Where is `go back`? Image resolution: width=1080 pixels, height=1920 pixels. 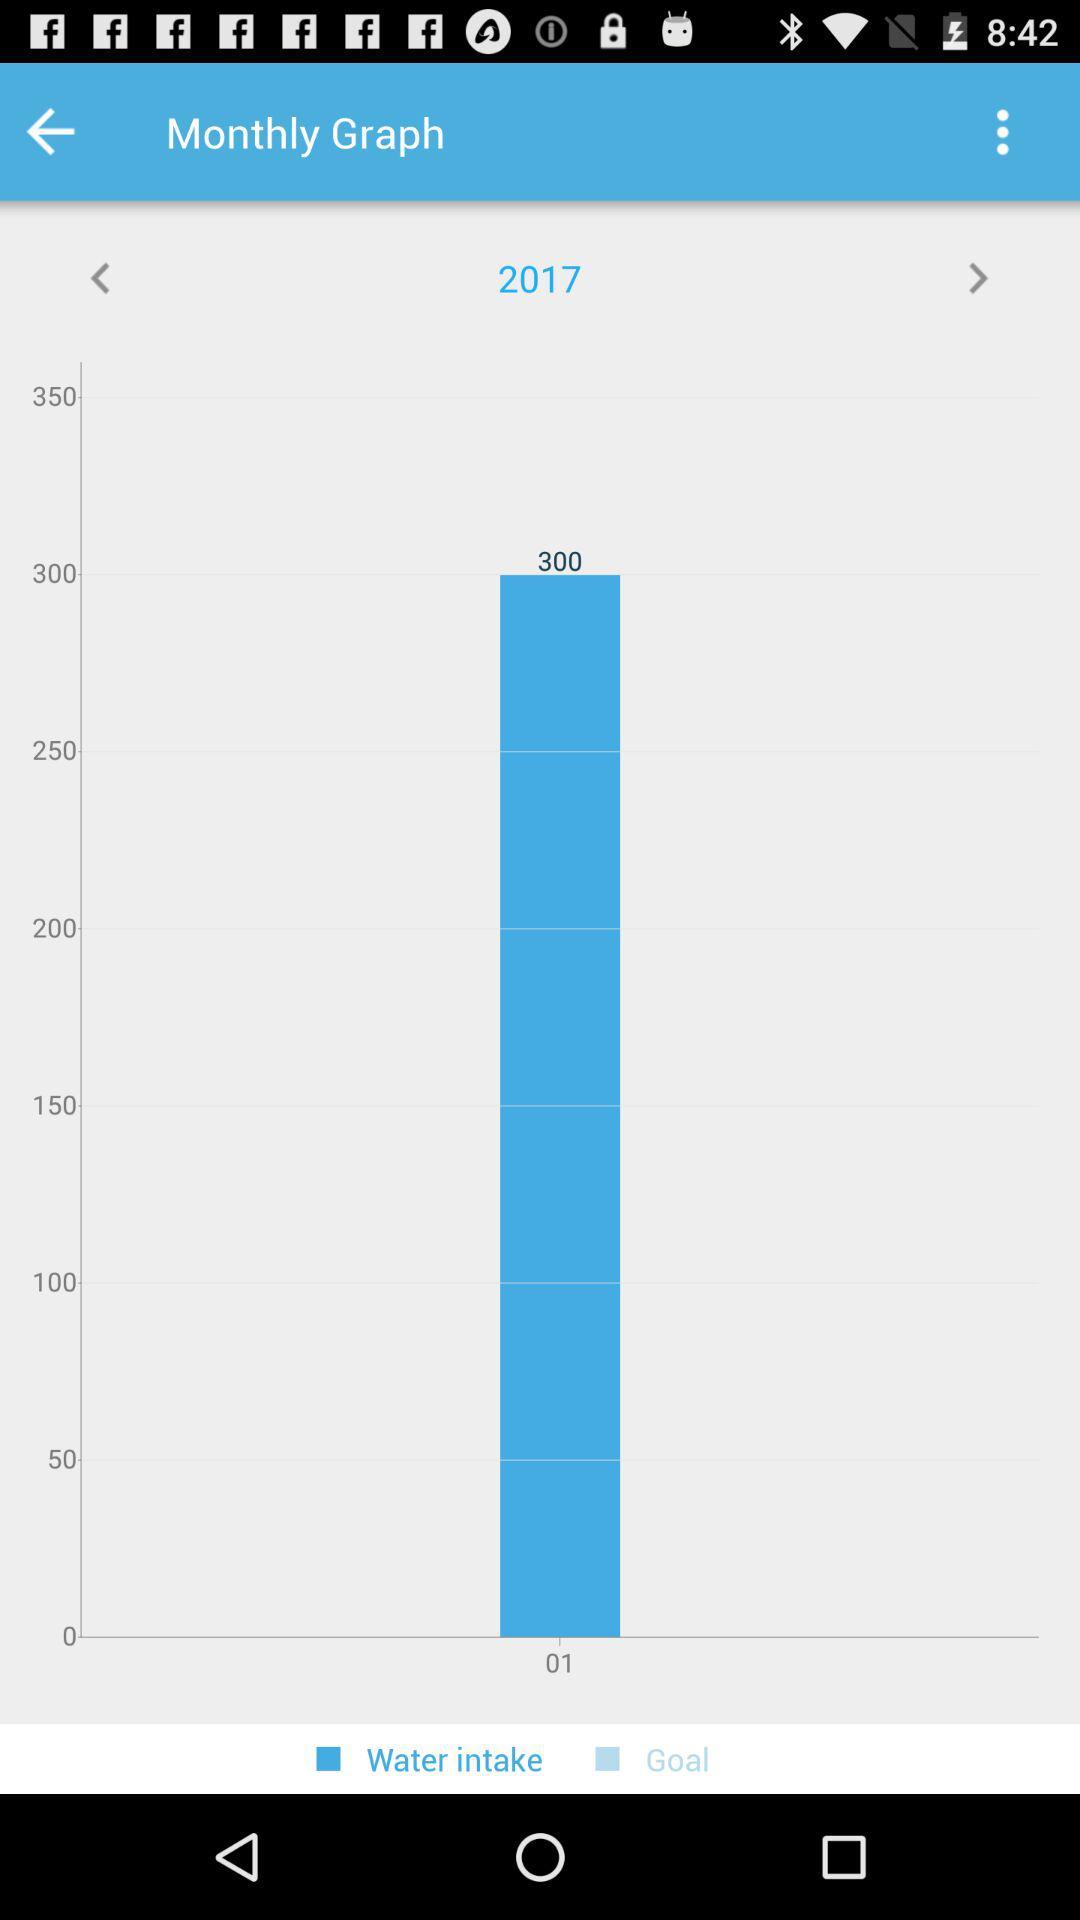
go back is located at coordinates (76, 131).